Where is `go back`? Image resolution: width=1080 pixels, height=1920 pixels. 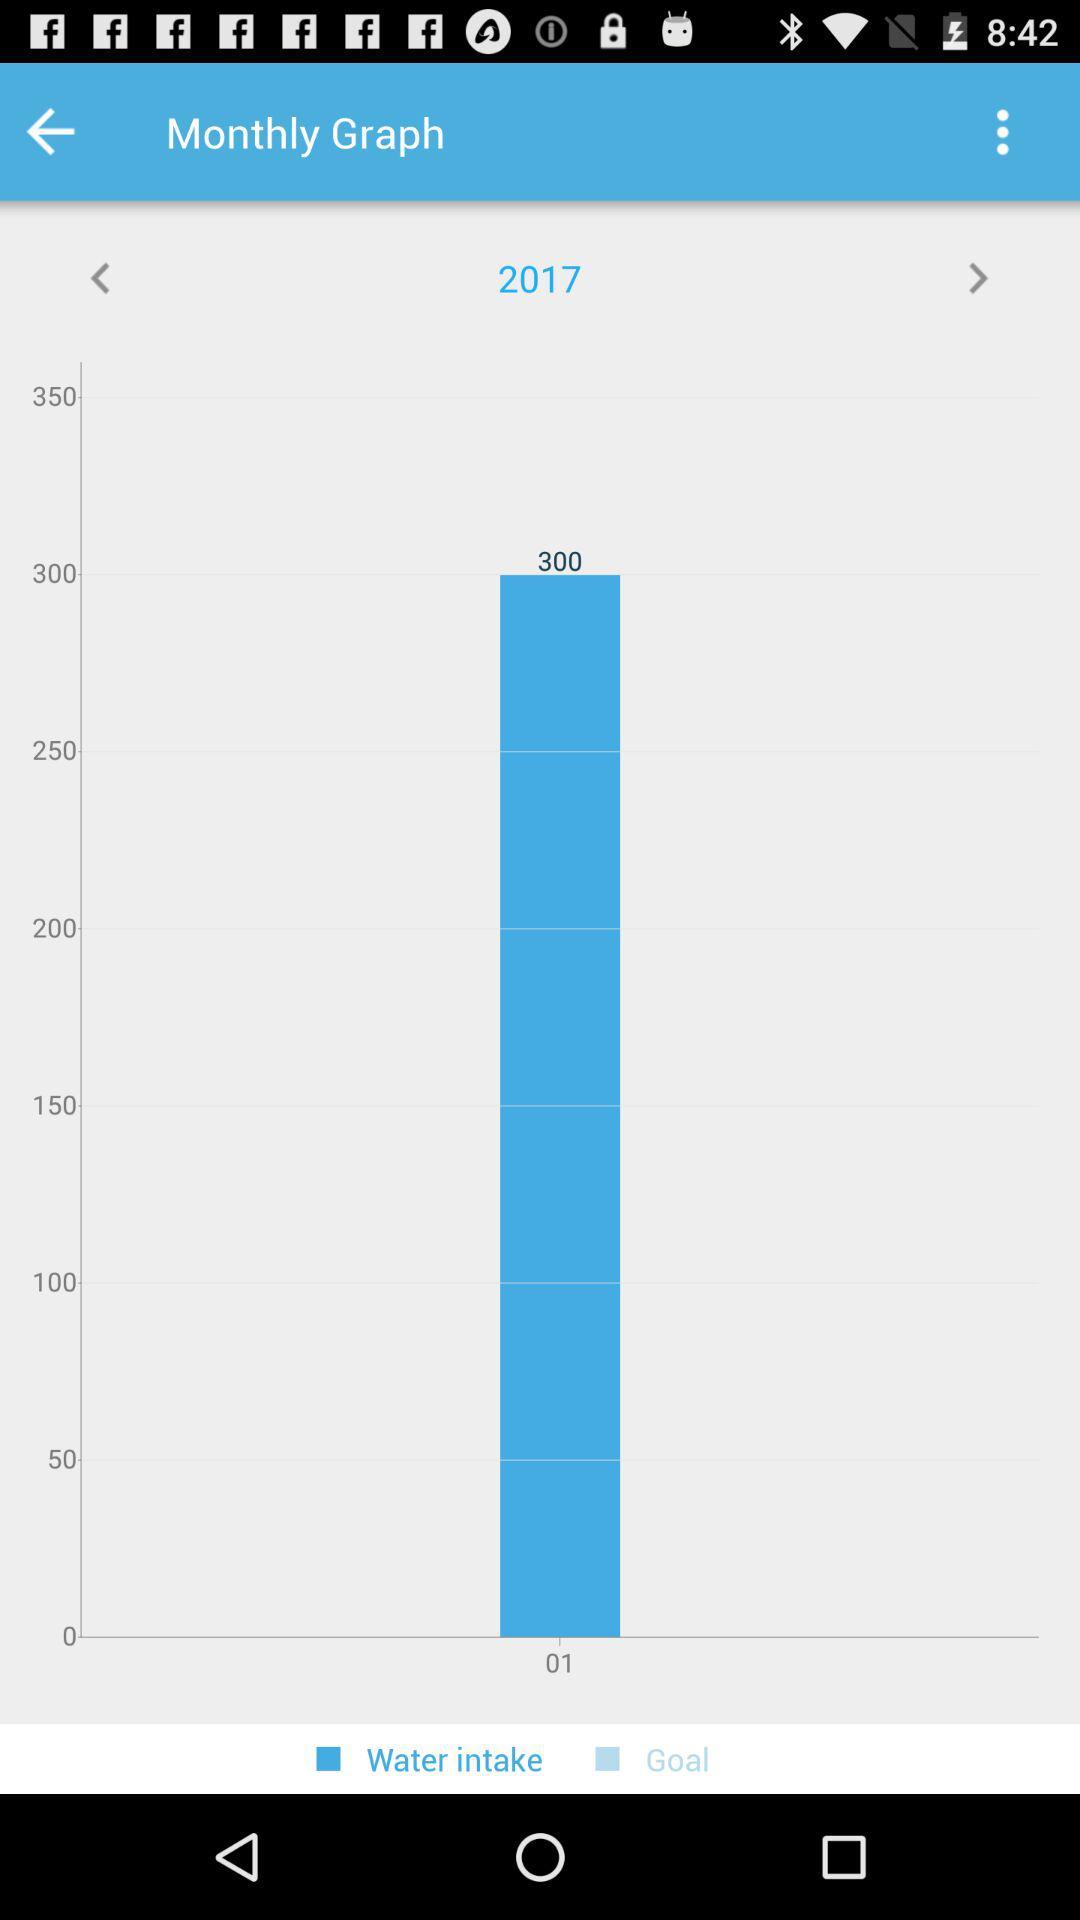
go back is located at coordinates (76, 131).